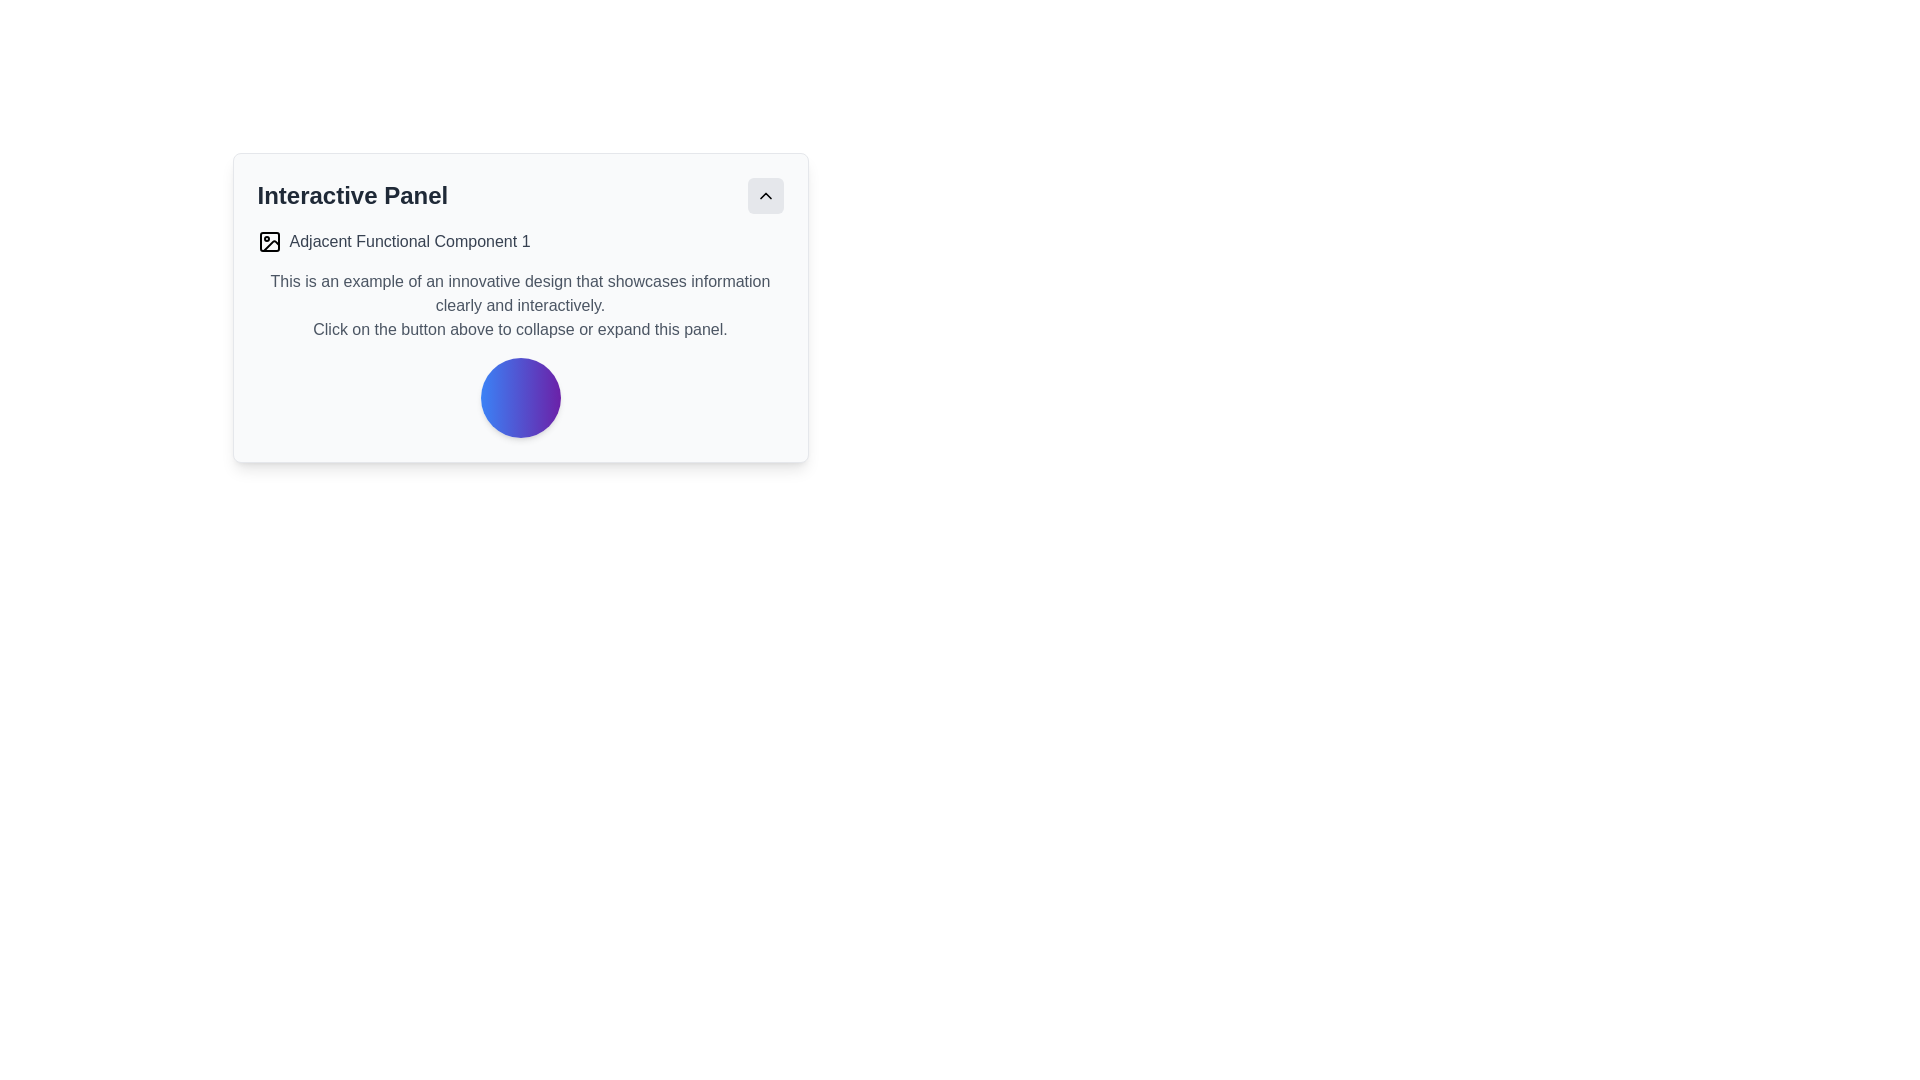 The image size is (1920, 1080). What do you see at coordinates (520, 241) in the screenshot?
I see `the Label with Icon located near the top of the panel, just below the header labeled 'Interactive Panel'. This element serves as an identifier for its section of the UI` at bounding box center [520, 241].